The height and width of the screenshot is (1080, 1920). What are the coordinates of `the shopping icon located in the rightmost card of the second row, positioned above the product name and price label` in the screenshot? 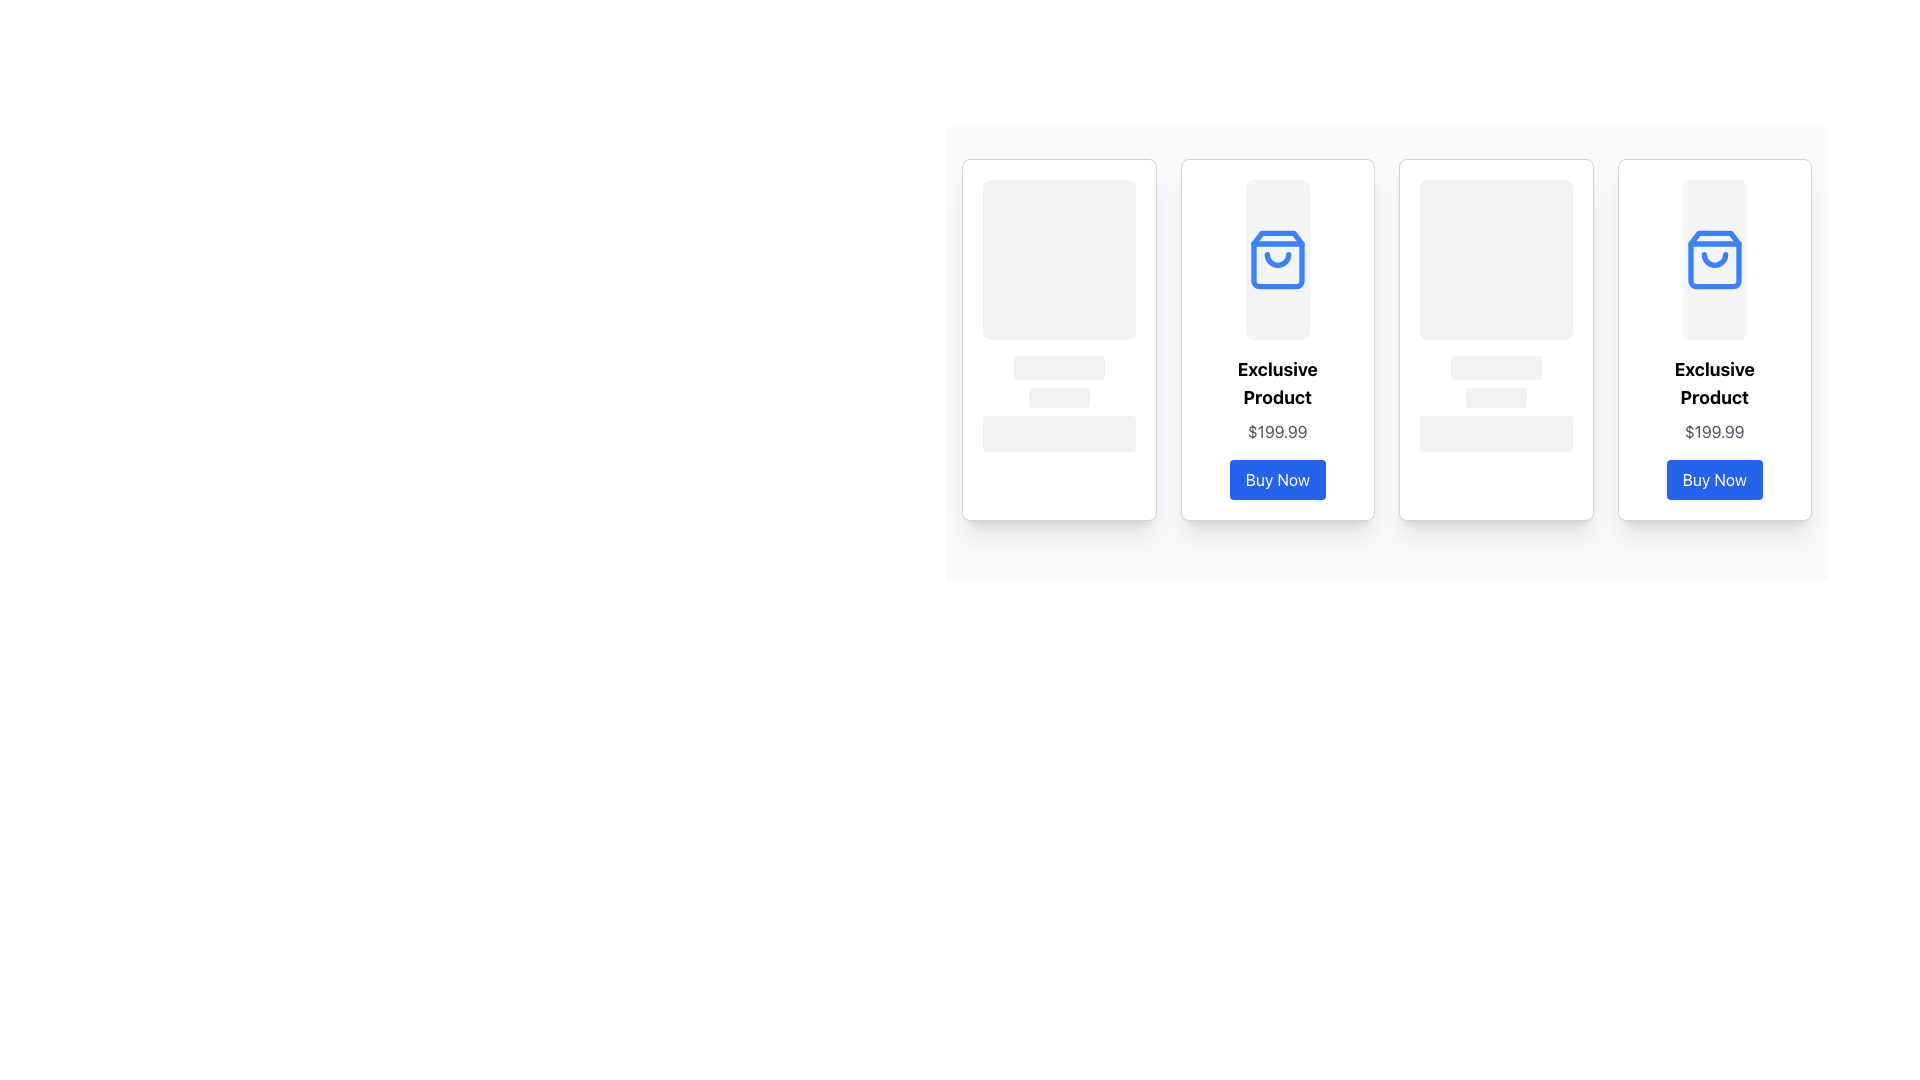 It's located at (1713, 258).